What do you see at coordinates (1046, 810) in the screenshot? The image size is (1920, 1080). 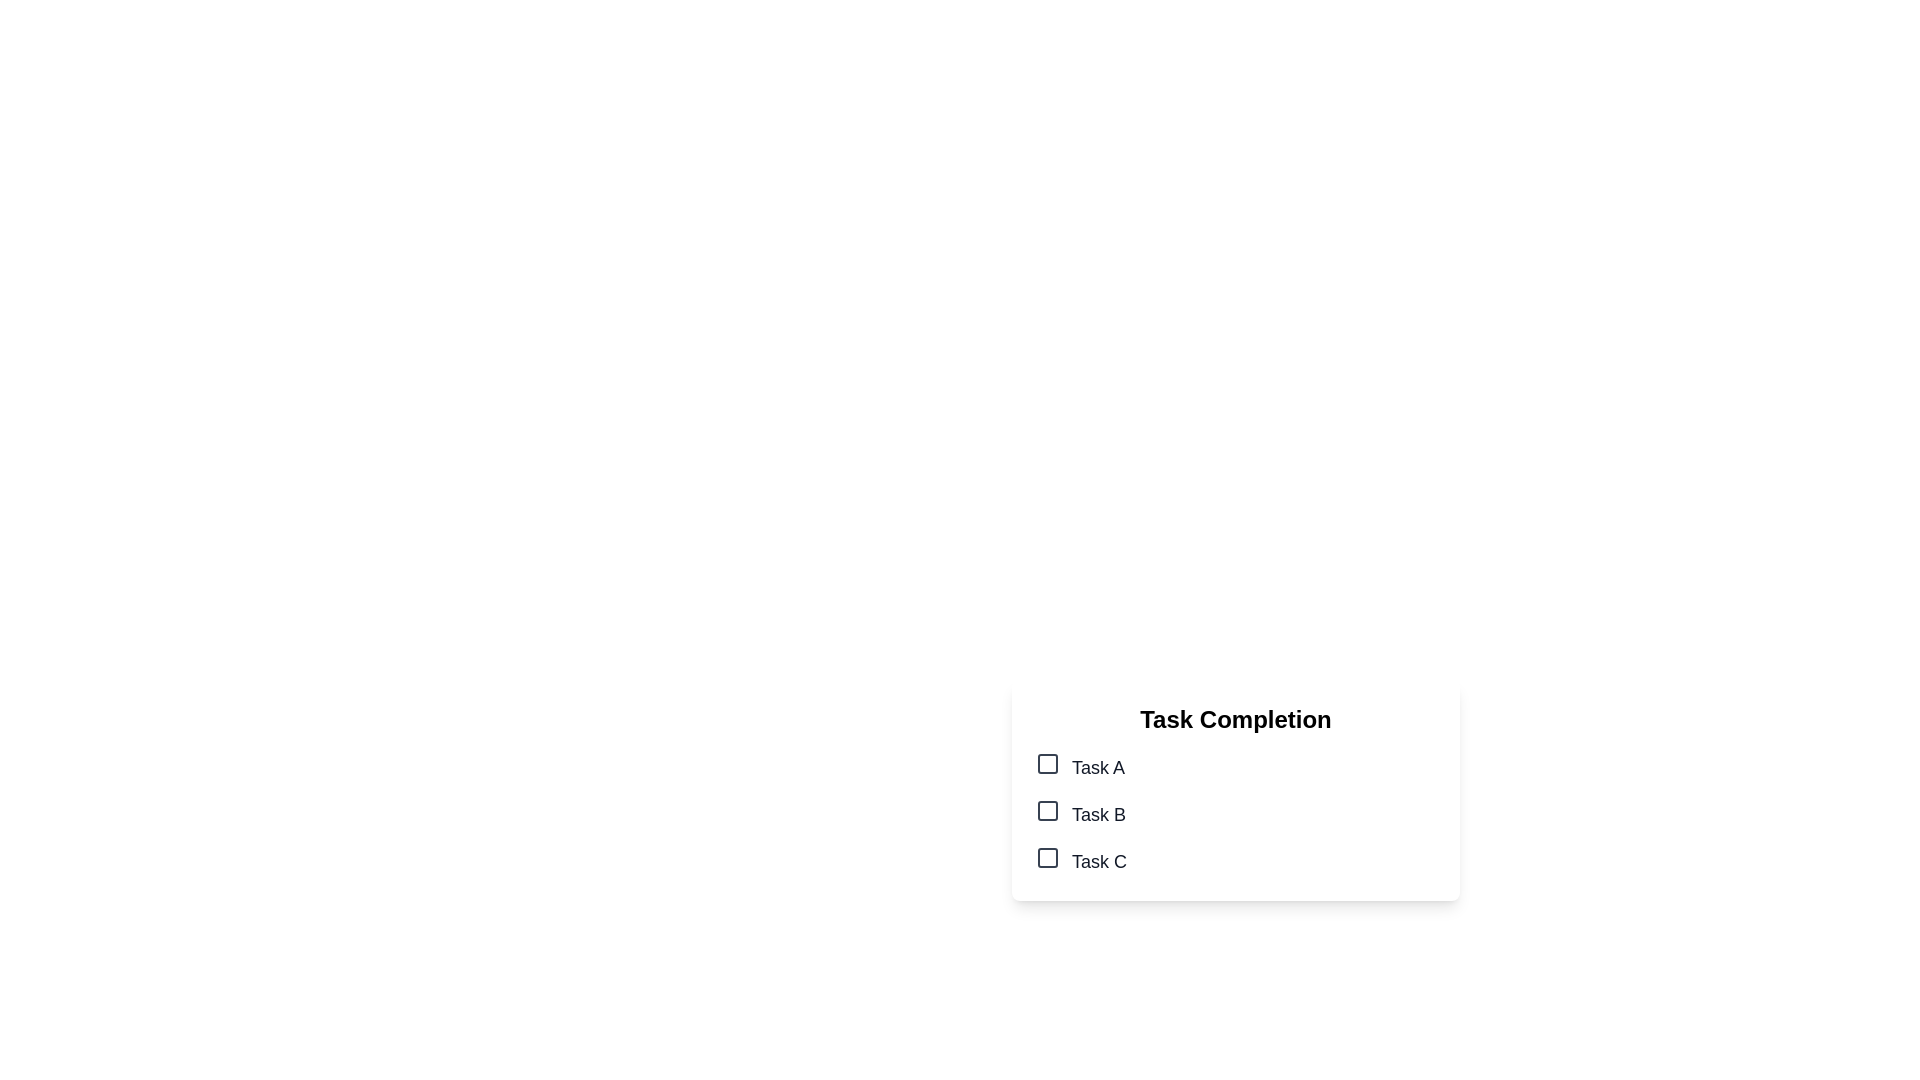 I see `the second checkbox labeled 'Task B' in the task completion list` at bounding box center [1046, 810].